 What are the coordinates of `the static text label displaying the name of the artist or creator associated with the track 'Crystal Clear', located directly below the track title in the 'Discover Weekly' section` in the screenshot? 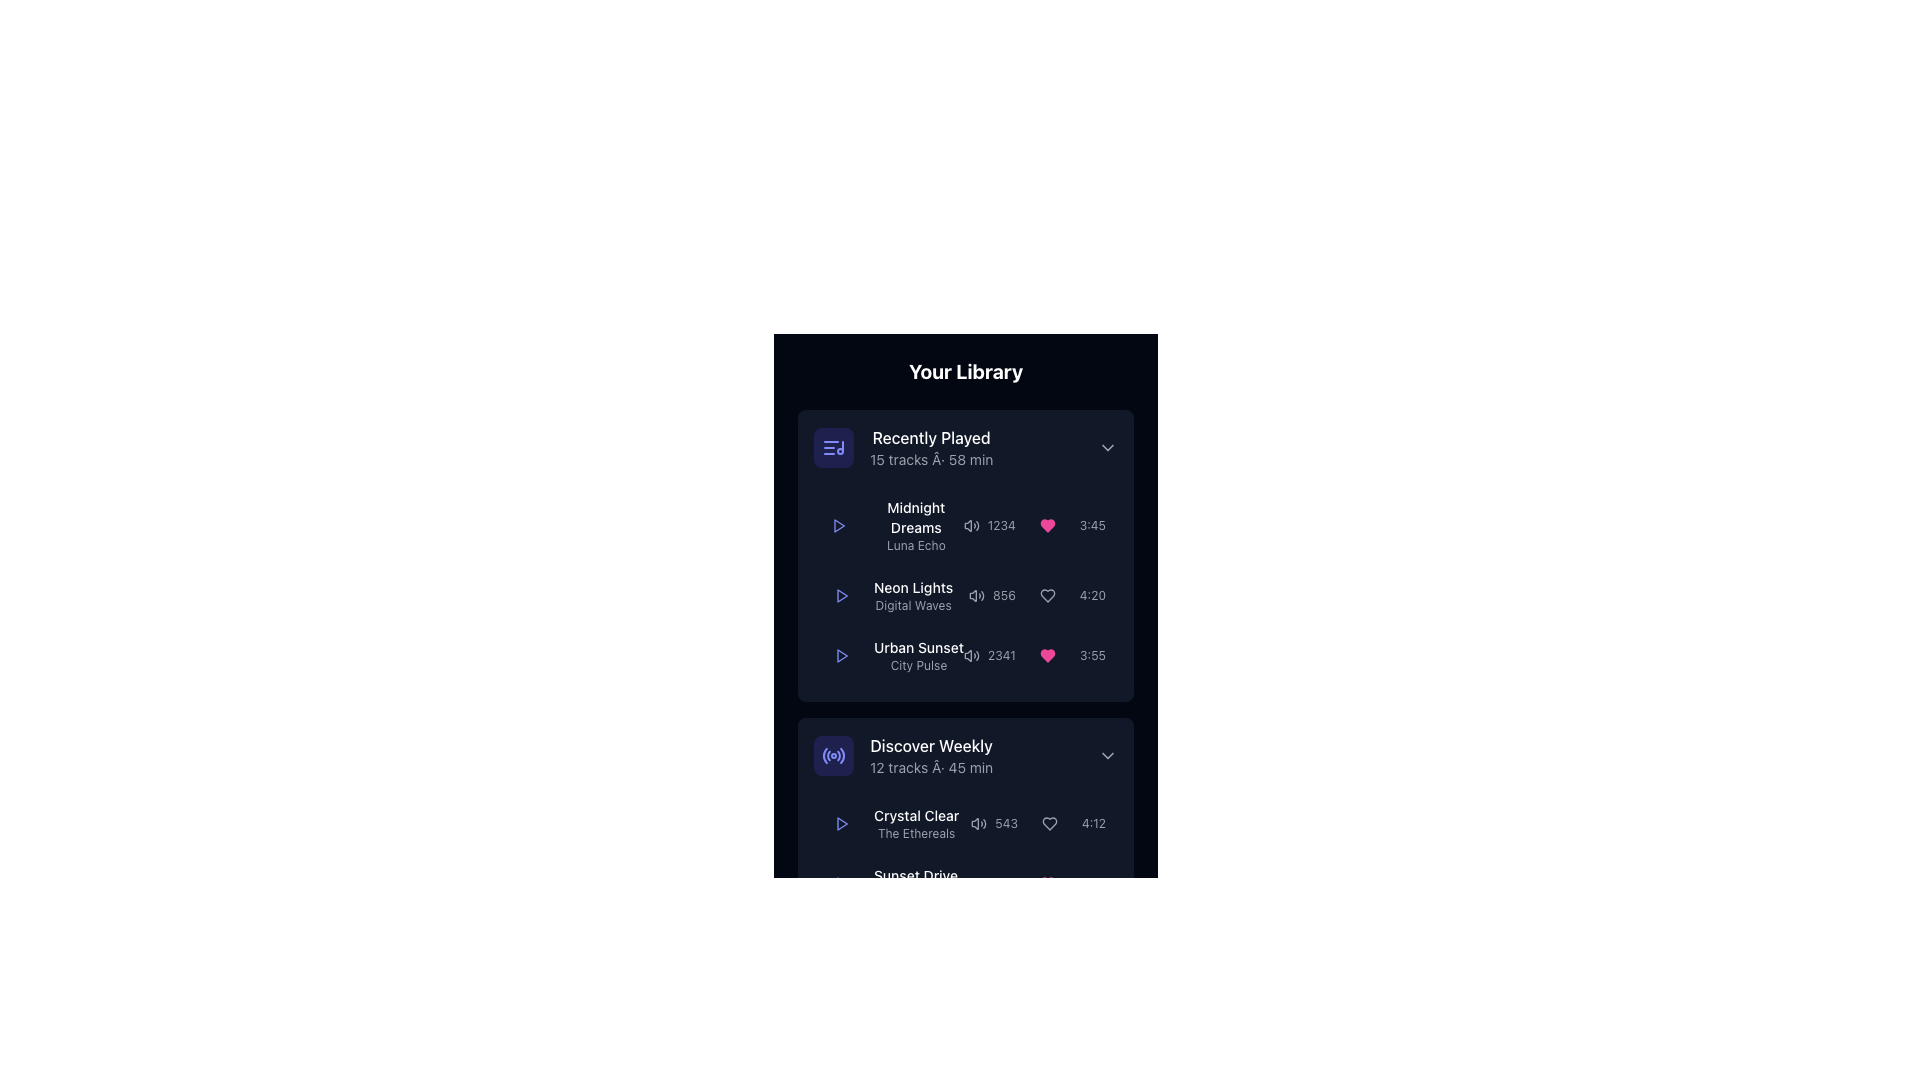 It's located at (915, 833).